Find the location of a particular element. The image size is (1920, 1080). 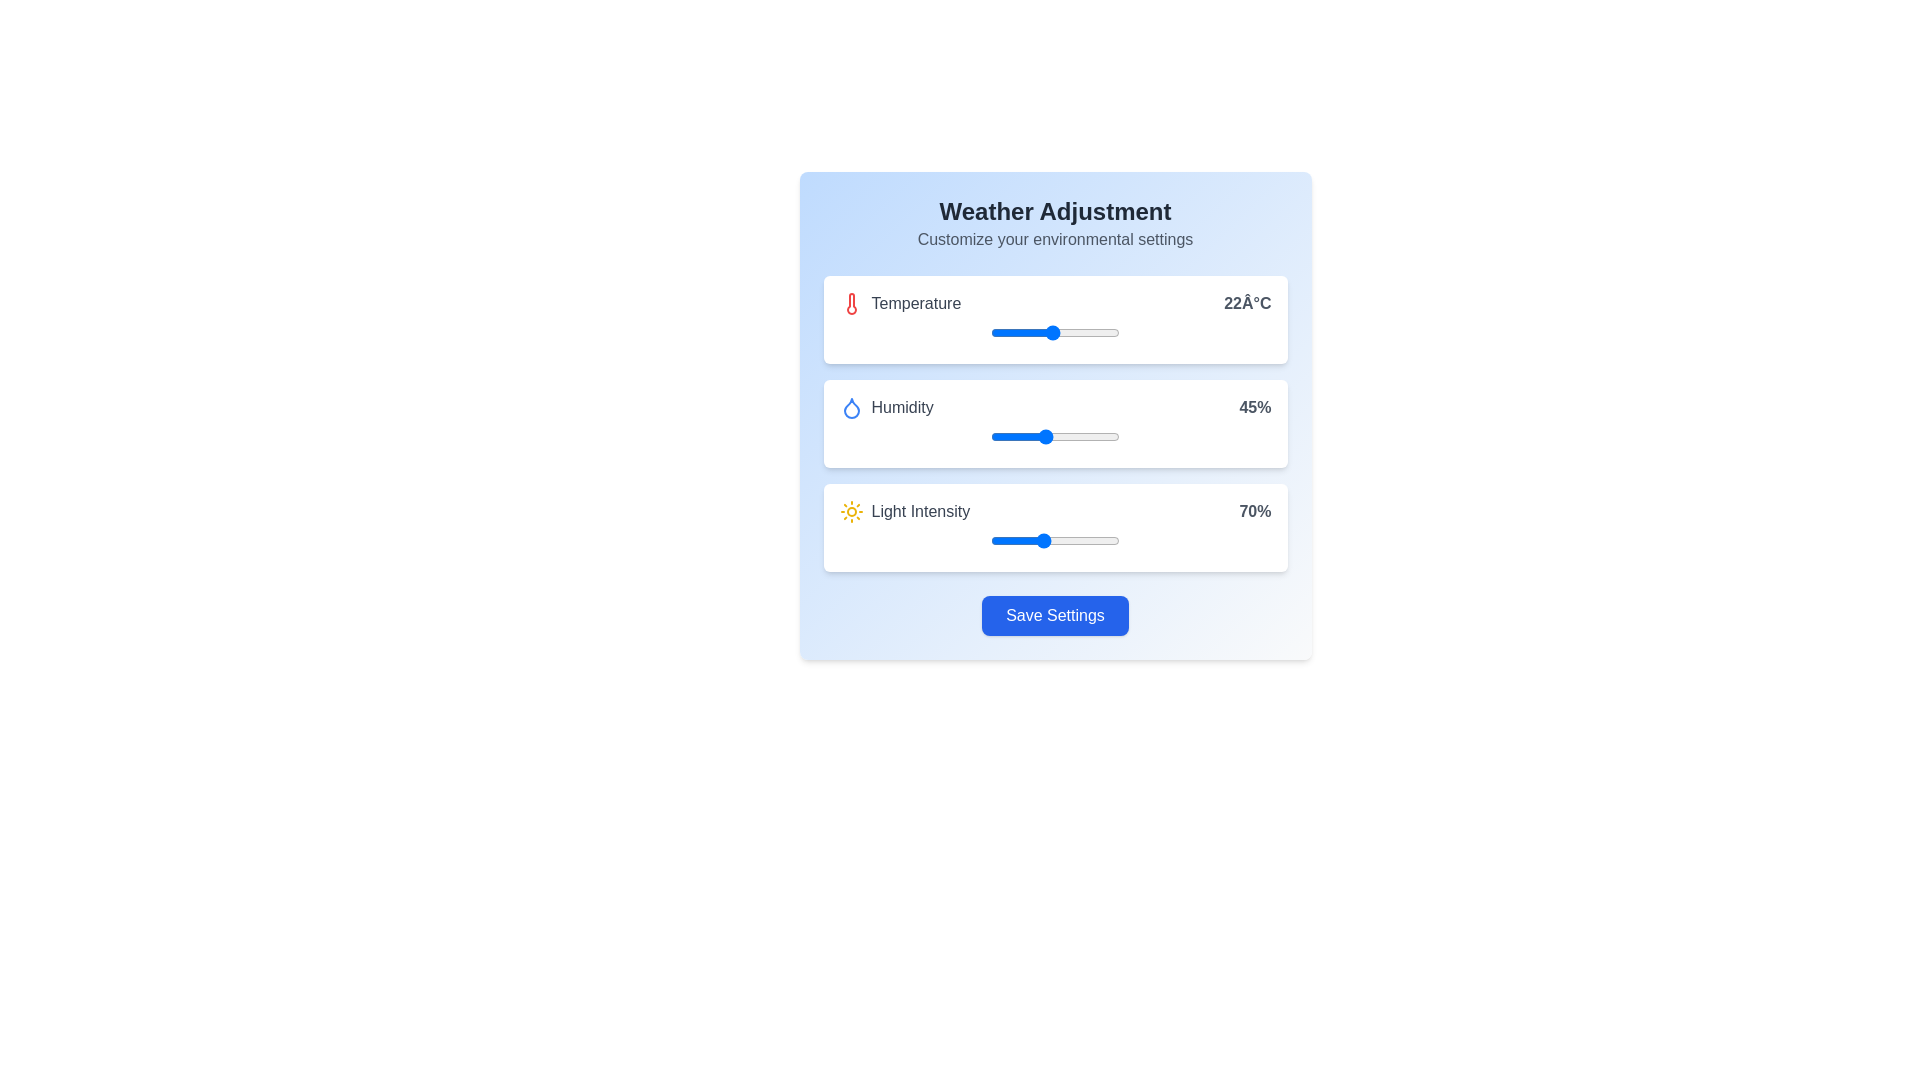

the light intensity is located at coordinates (1022, 540).